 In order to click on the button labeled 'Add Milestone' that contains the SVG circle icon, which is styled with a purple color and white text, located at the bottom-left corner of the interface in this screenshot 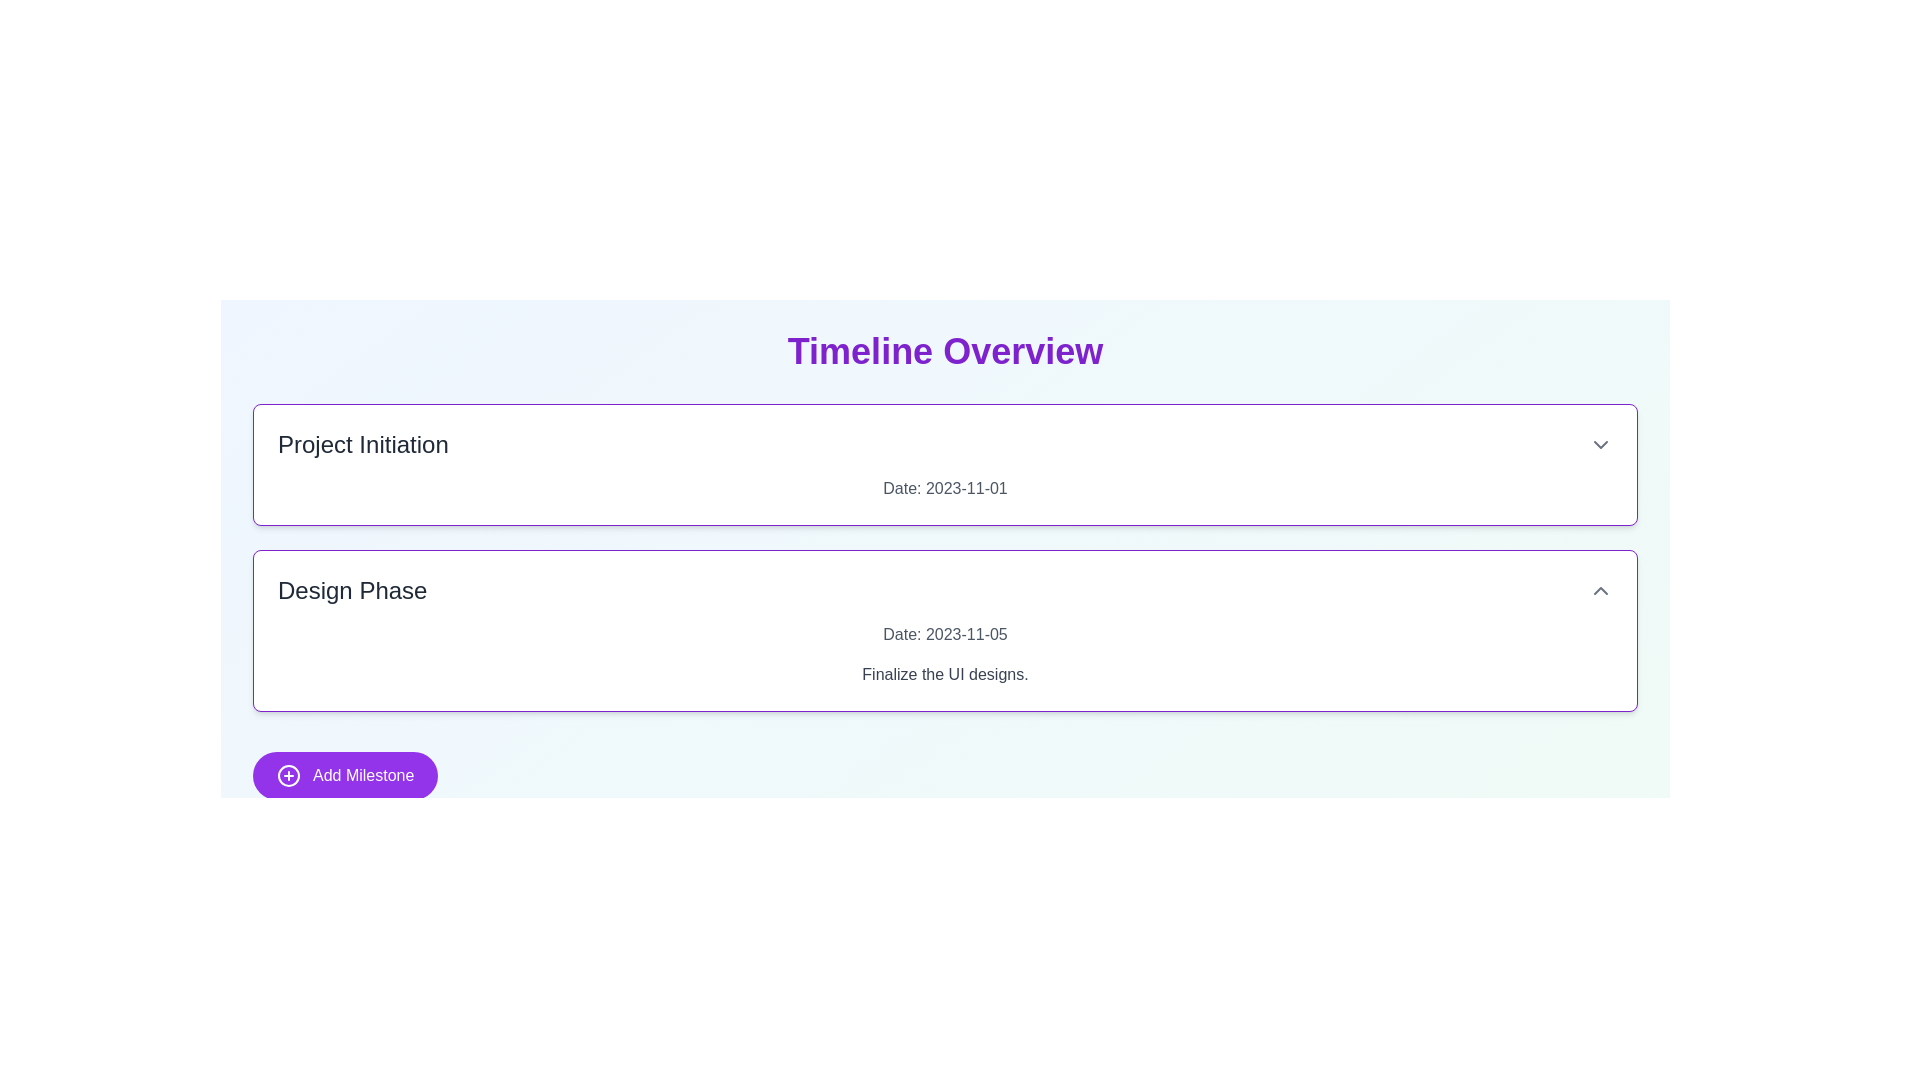, I will do `click(287, 774)`.